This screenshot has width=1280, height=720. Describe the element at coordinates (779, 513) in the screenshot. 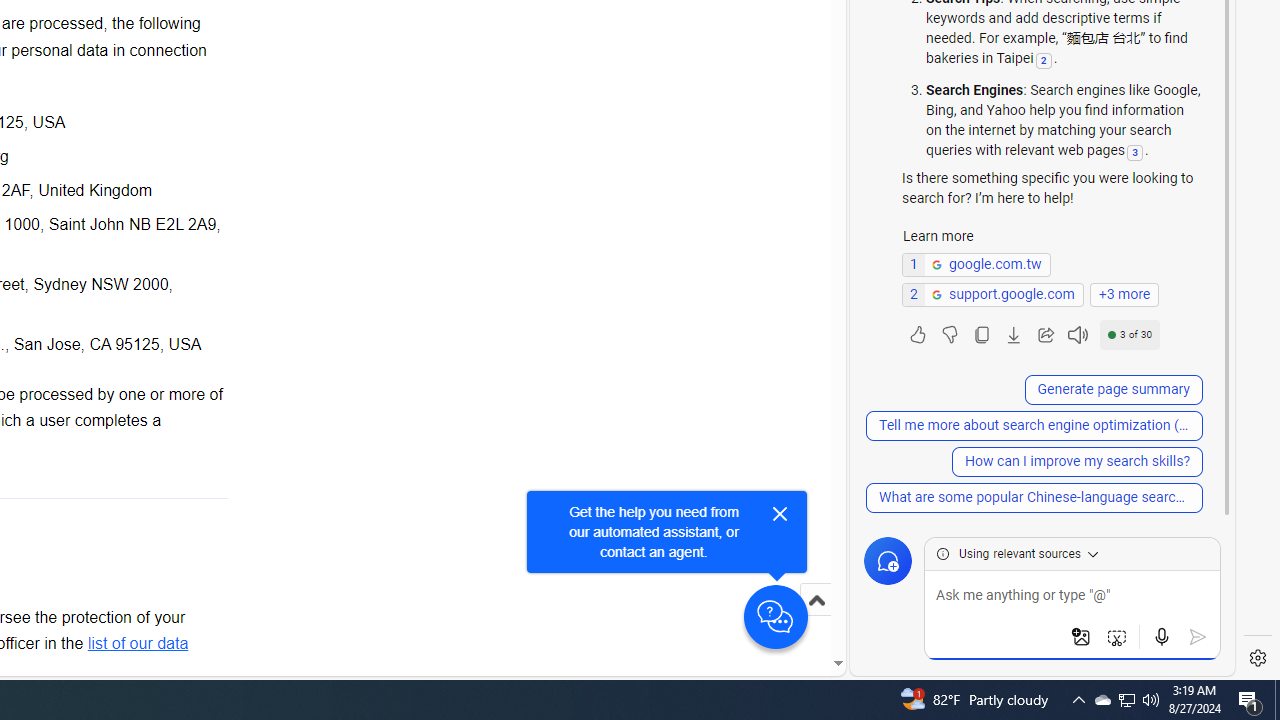

I see `'Close'` at that location.